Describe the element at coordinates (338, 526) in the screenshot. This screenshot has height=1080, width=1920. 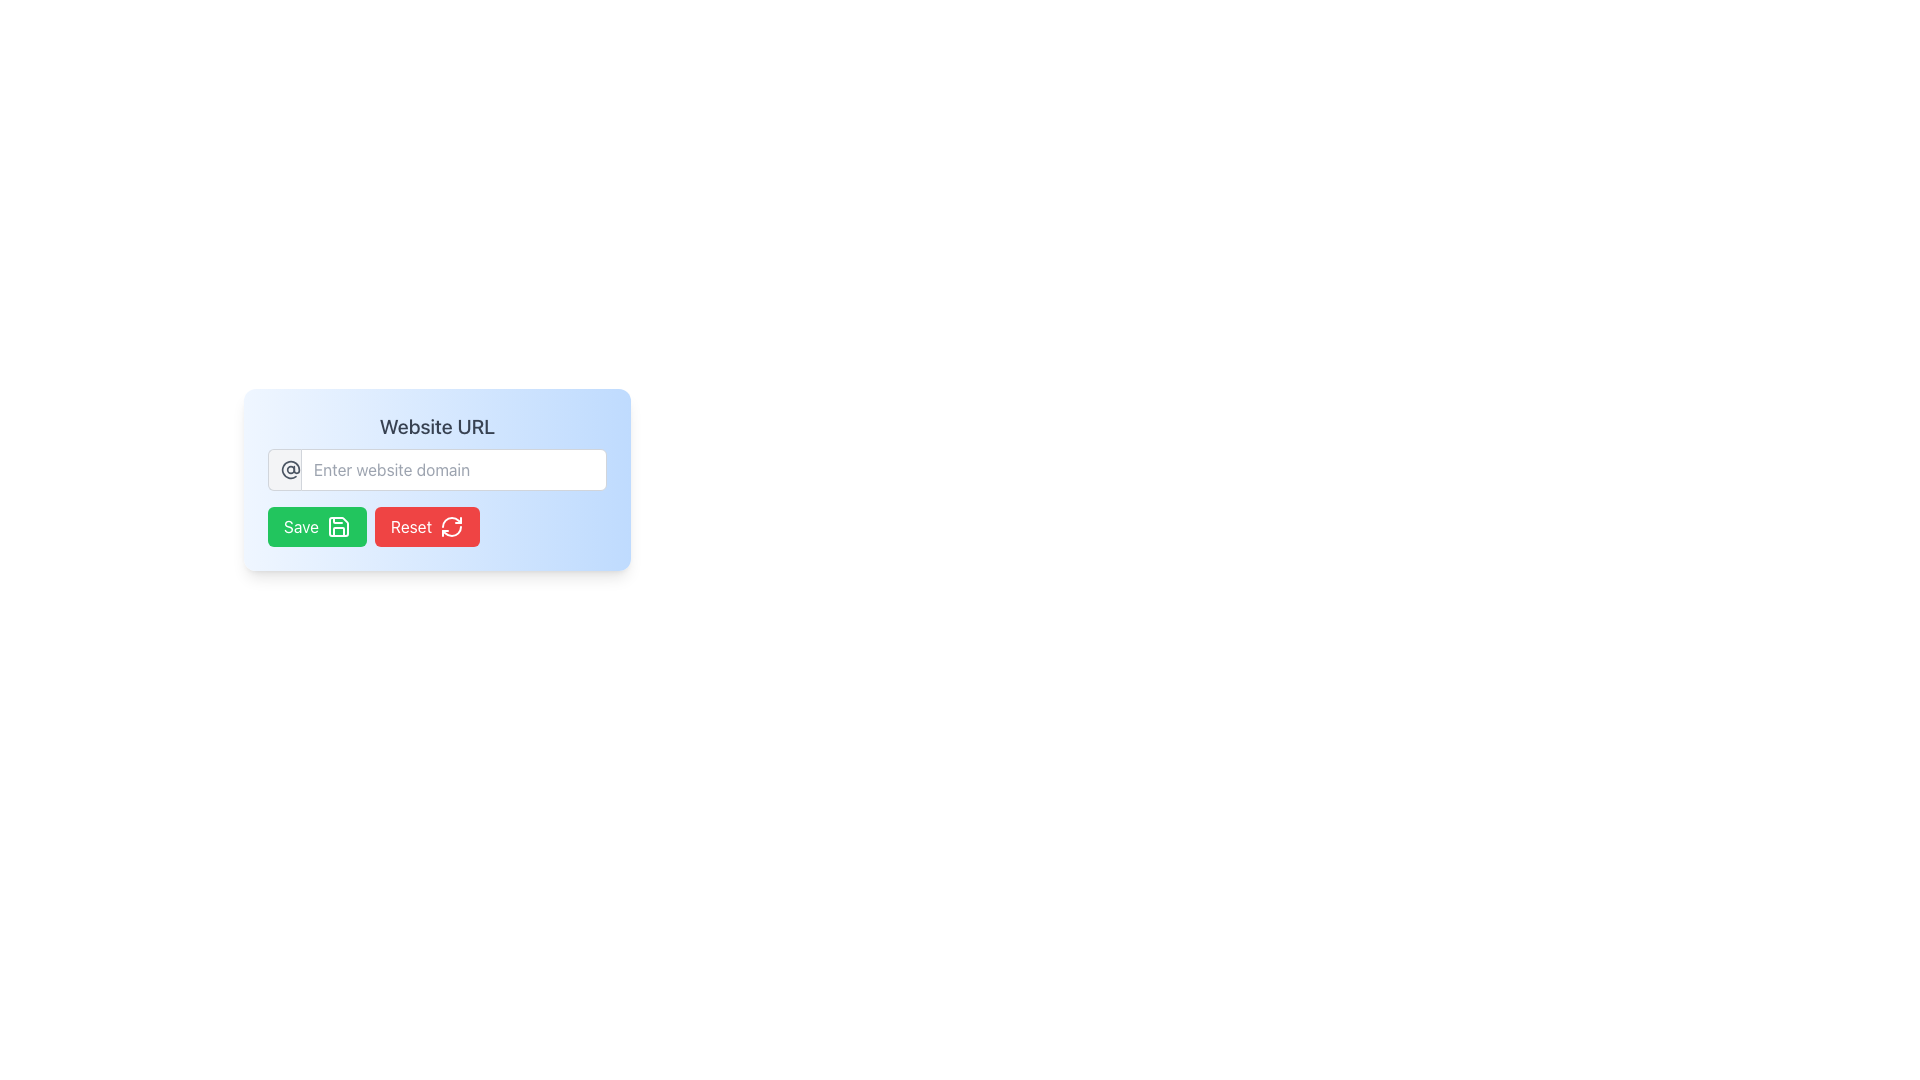
I see `the 'Save' button icon located in the lower-left part of the light blue panel titled 'Website URL'` at that location.